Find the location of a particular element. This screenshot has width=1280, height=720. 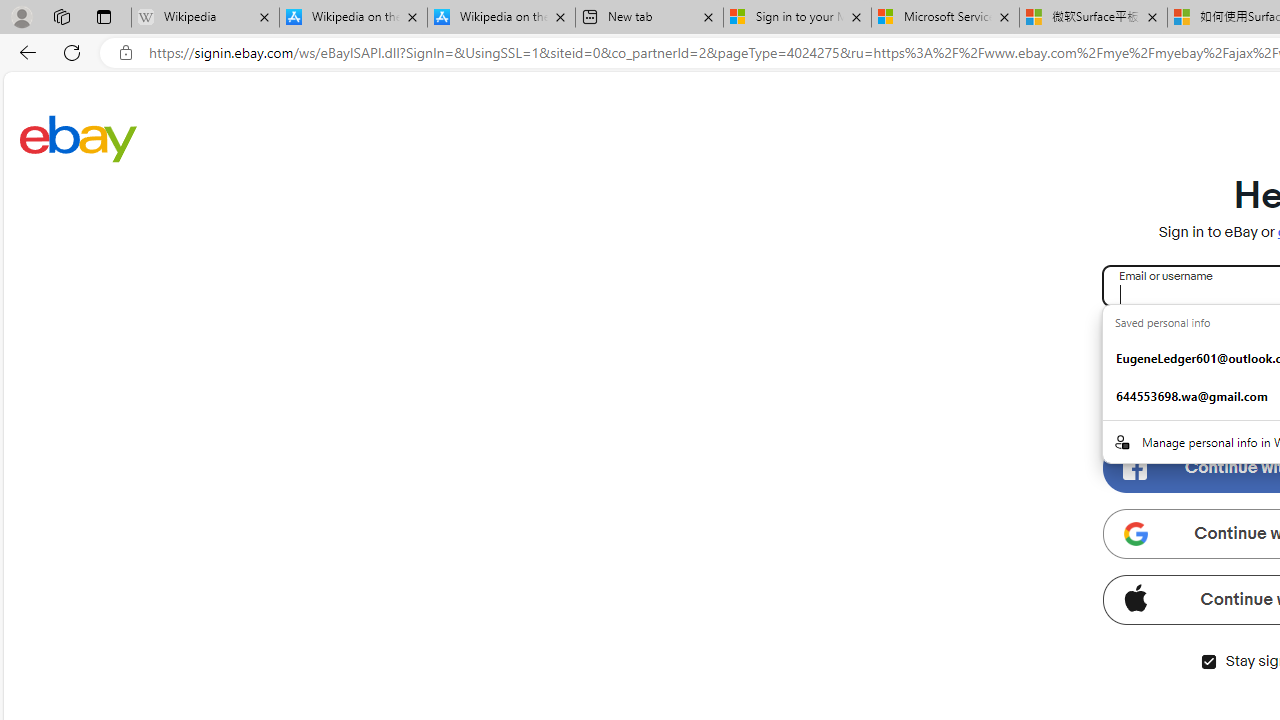

'Class: apple-icon' is located at coordinates (1135, 596).